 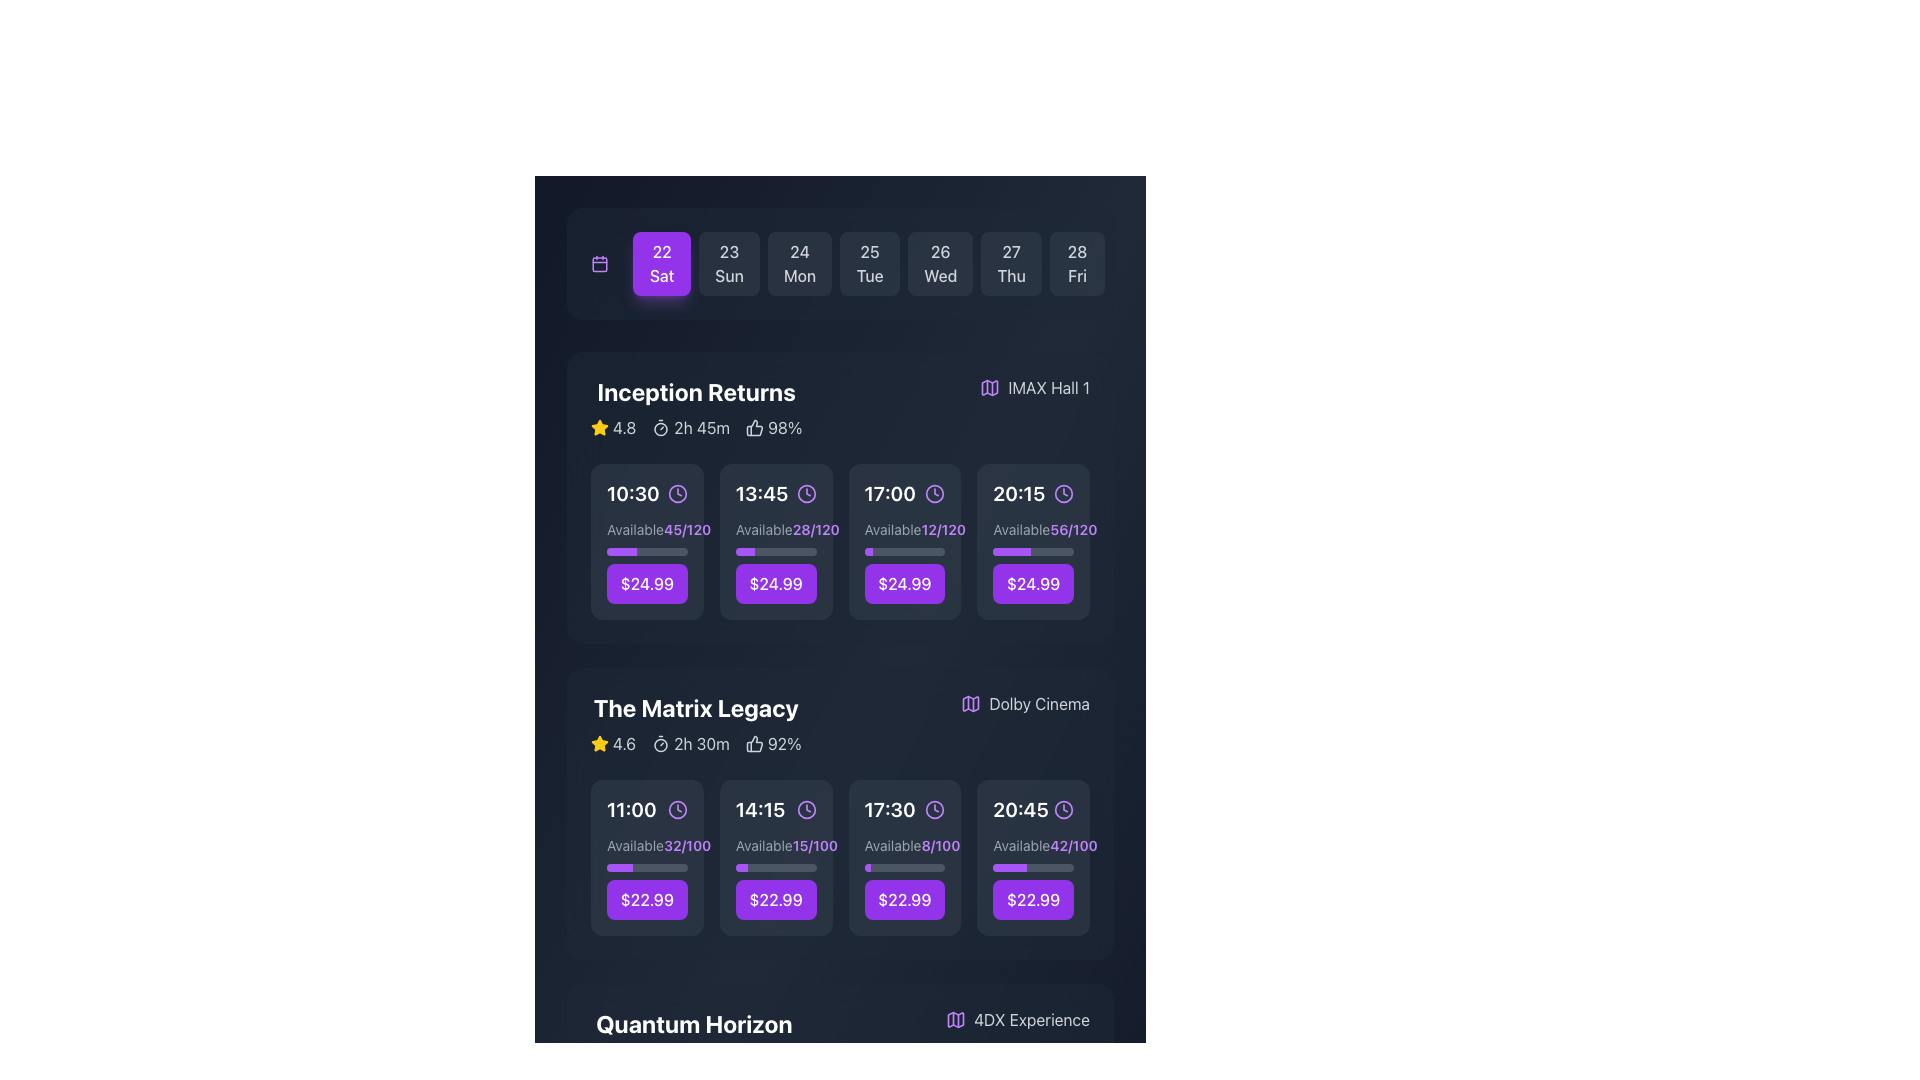 What do you see at coordinates (1021, 810) in the screenshot?
I see `the text display showing the time value '20:45' in bold white font, located in the third section titled 'The Matrix Legacy' under the fourth column timing option` at bounding box center [1021, 810].